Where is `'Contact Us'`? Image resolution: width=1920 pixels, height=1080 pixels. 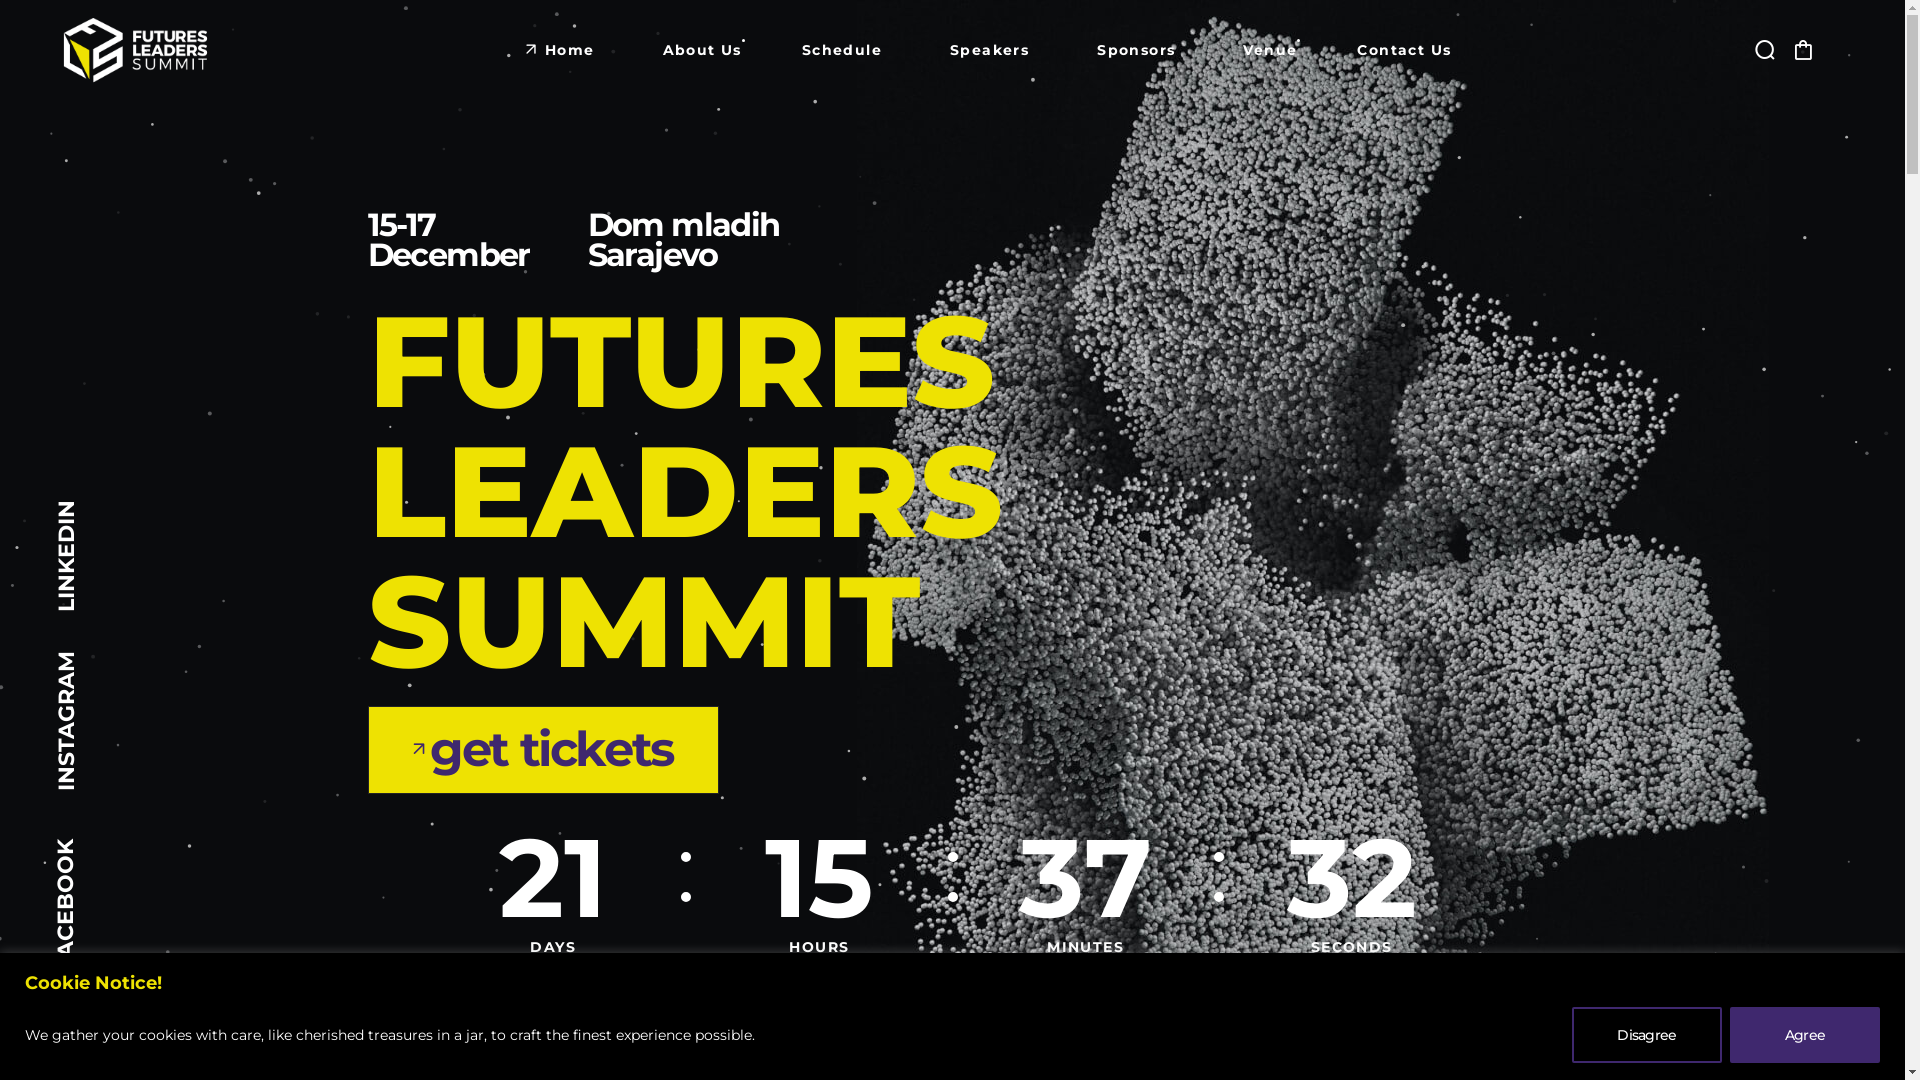 'Contact Us' is located at coordinates (1402, 49).